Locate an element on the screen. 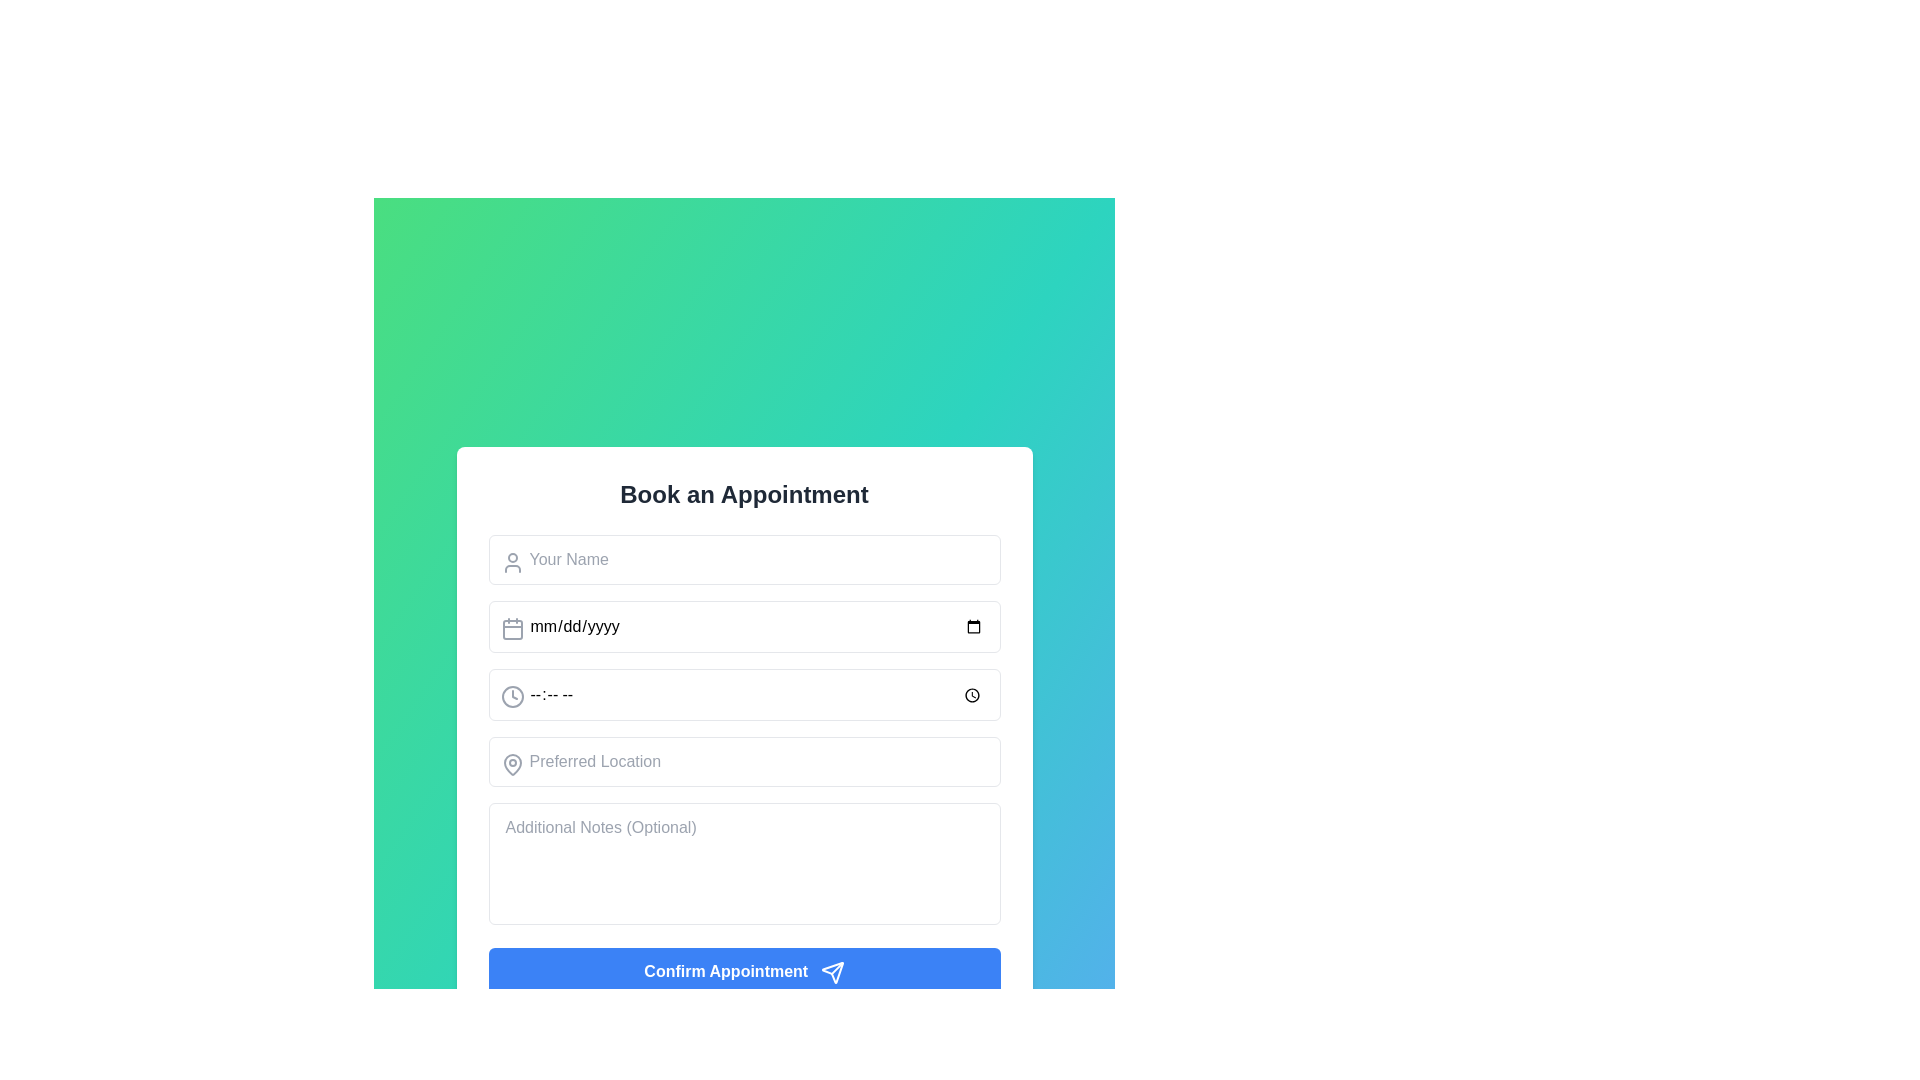  the geographical location icon positioned to the left of the 'Preferred Location' input field is located at coordinates (512, 765).